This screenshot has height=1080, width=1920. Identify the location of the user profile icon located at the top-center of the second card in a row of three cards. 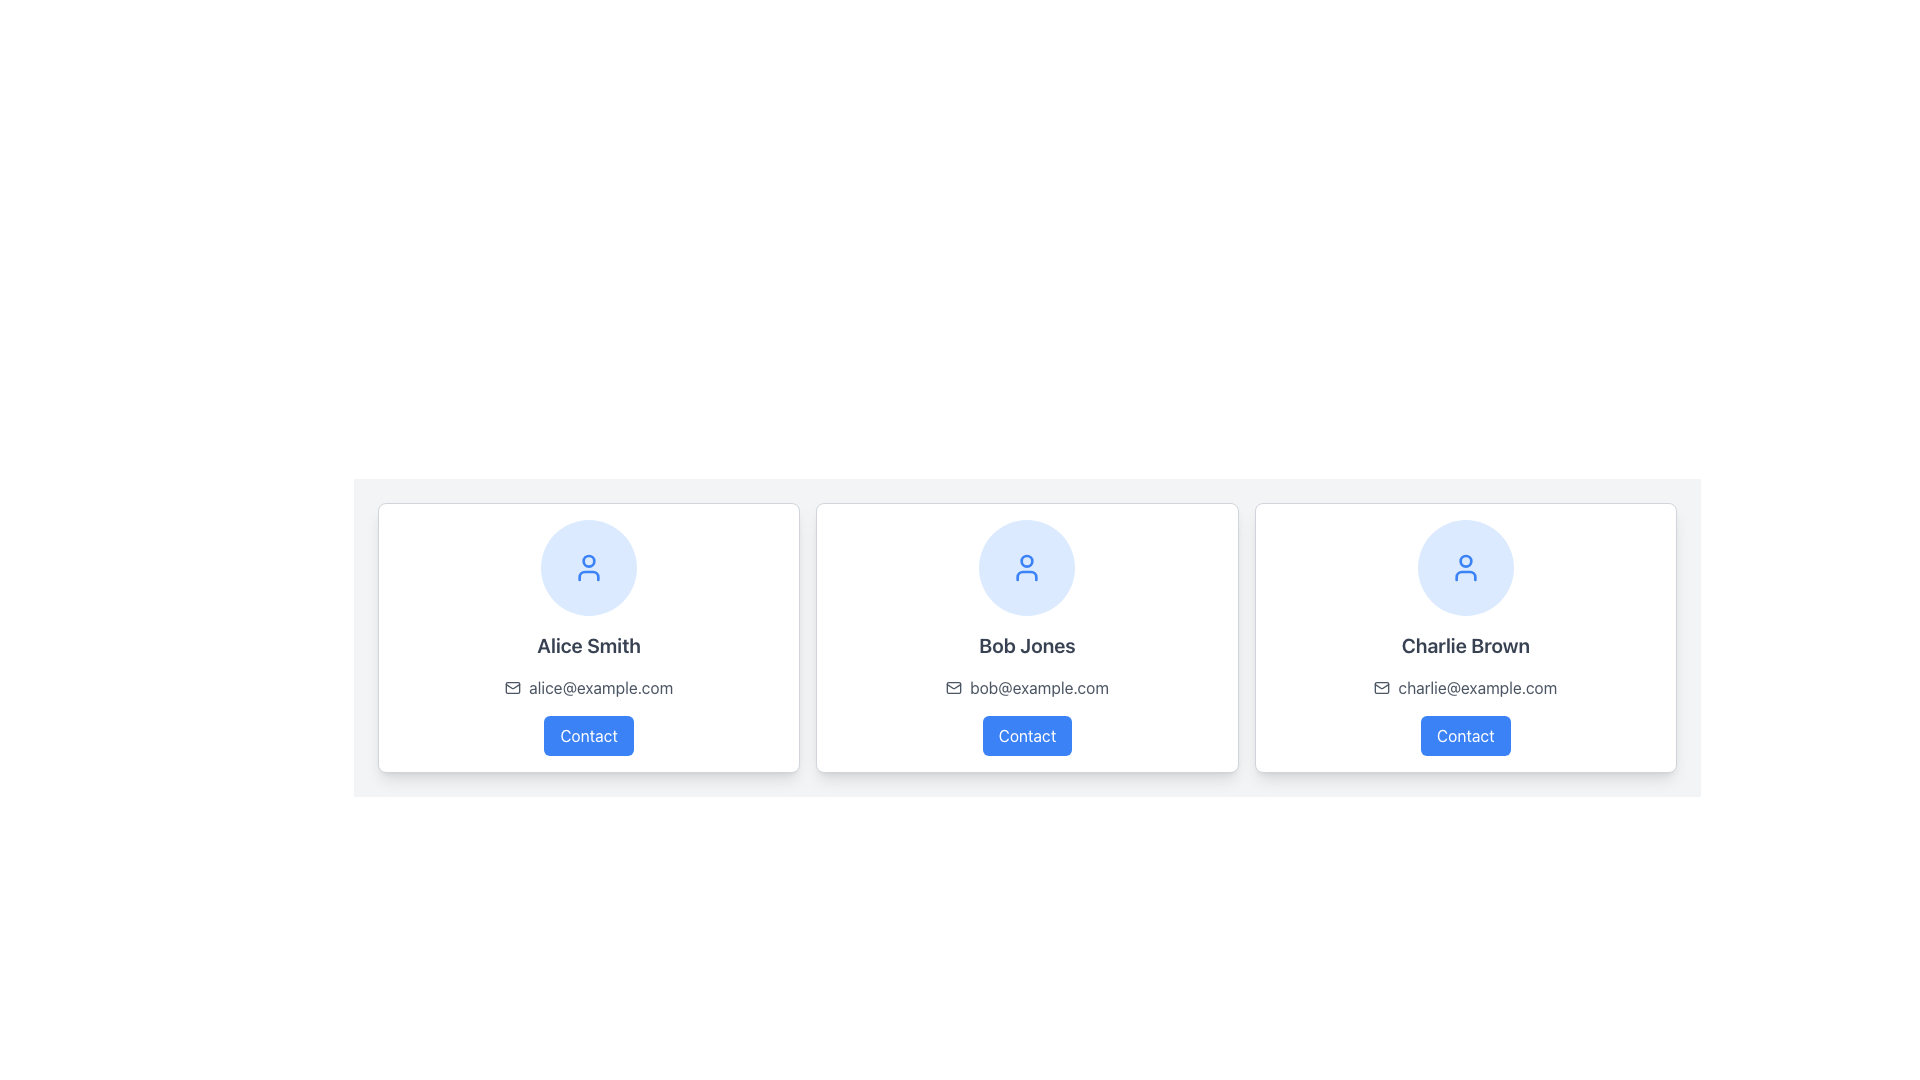
(1027, 567).